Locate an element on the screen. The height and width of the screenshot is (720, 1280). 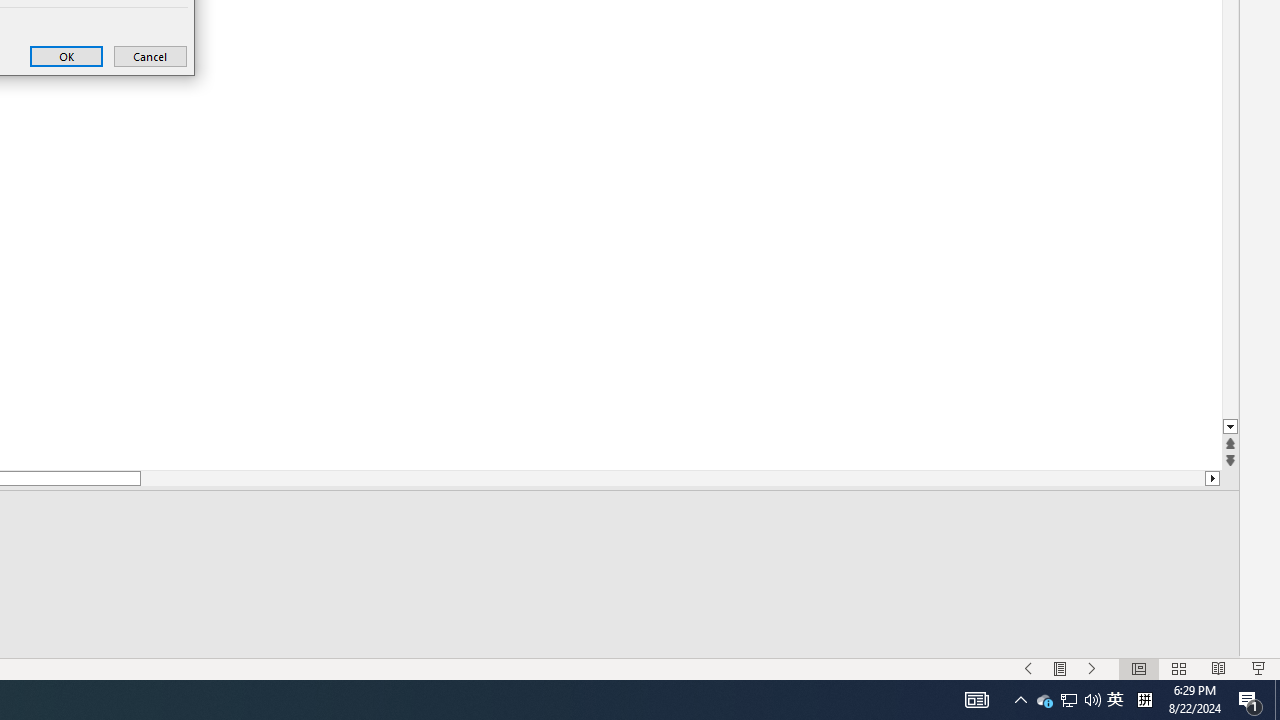
'Action Center, 1 new notification' is located at coordinates (1250, 698).